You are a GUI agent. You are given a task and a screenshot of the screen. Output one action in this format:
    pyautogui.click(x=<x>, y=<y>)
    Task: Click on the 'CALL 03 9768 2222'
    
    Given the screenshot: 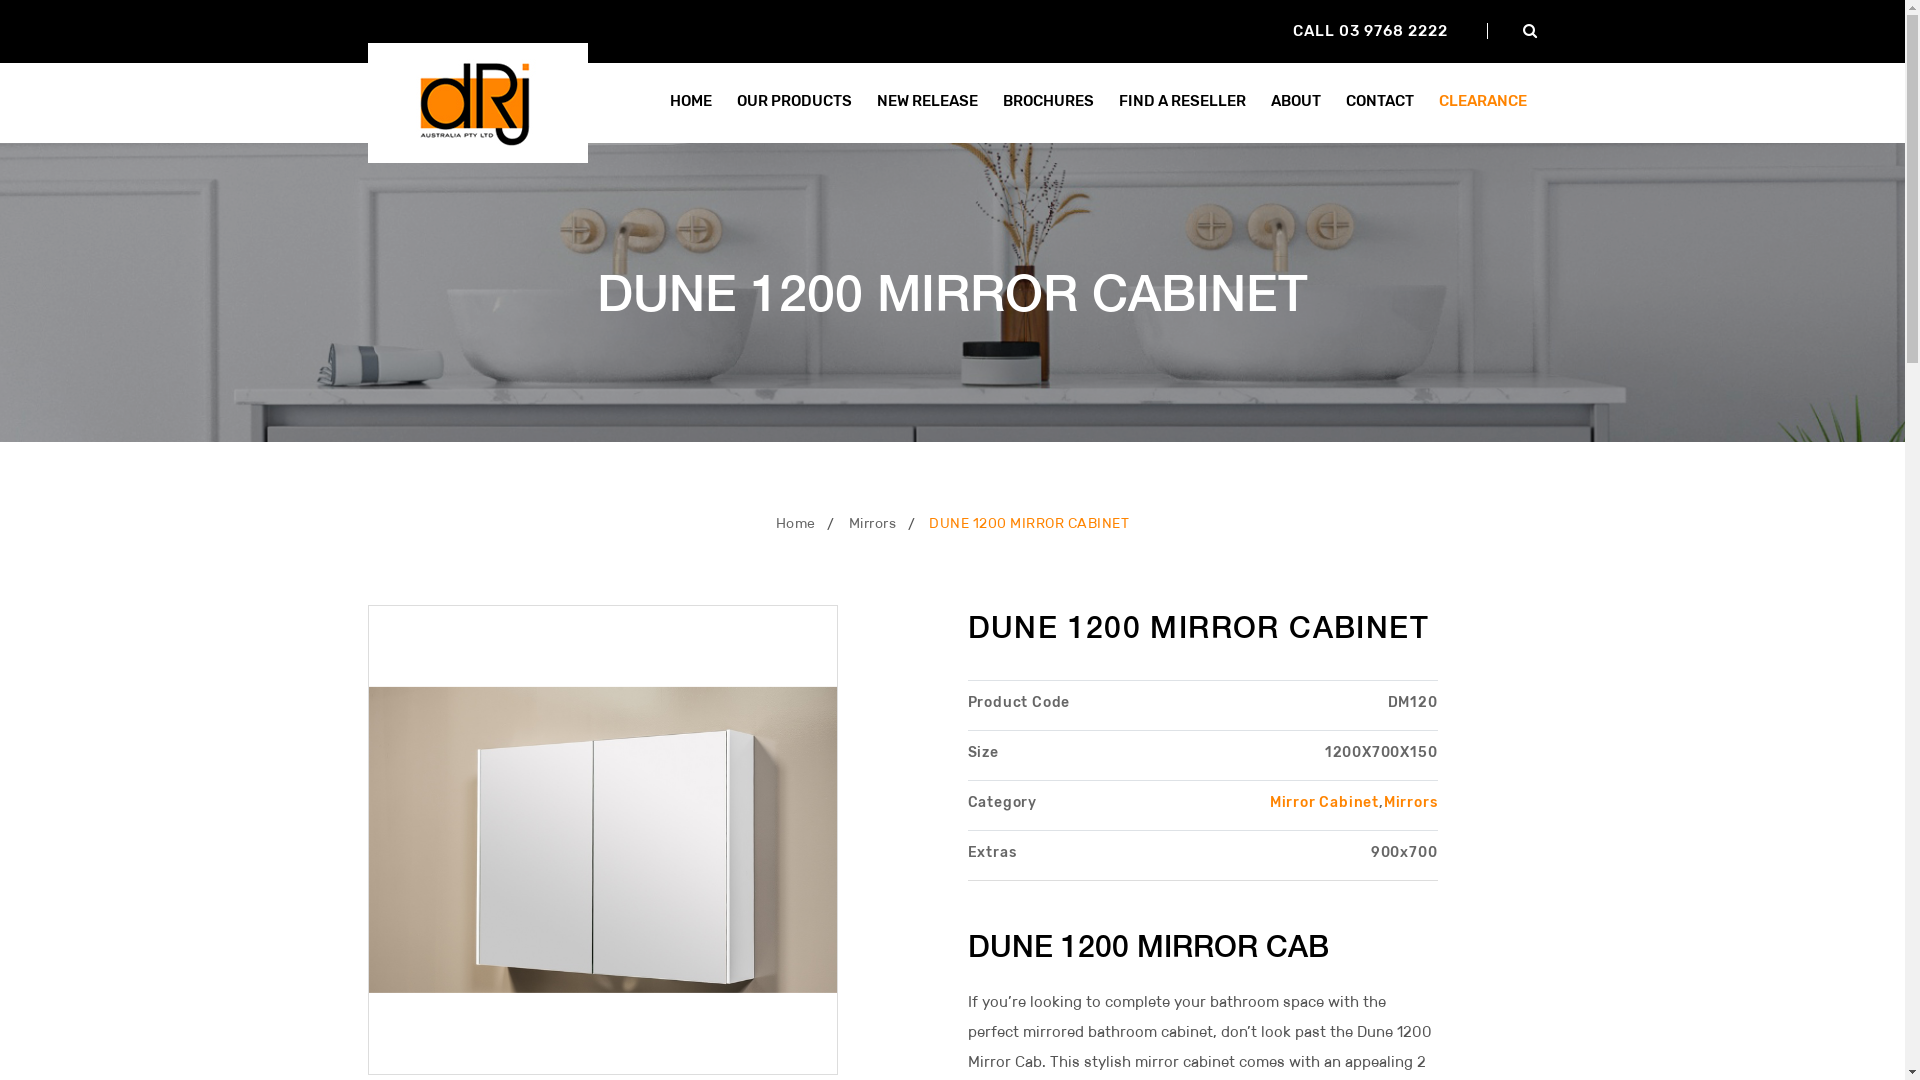 What is the action you would take?
    pyautogui.click(x=1368, y=30)
    